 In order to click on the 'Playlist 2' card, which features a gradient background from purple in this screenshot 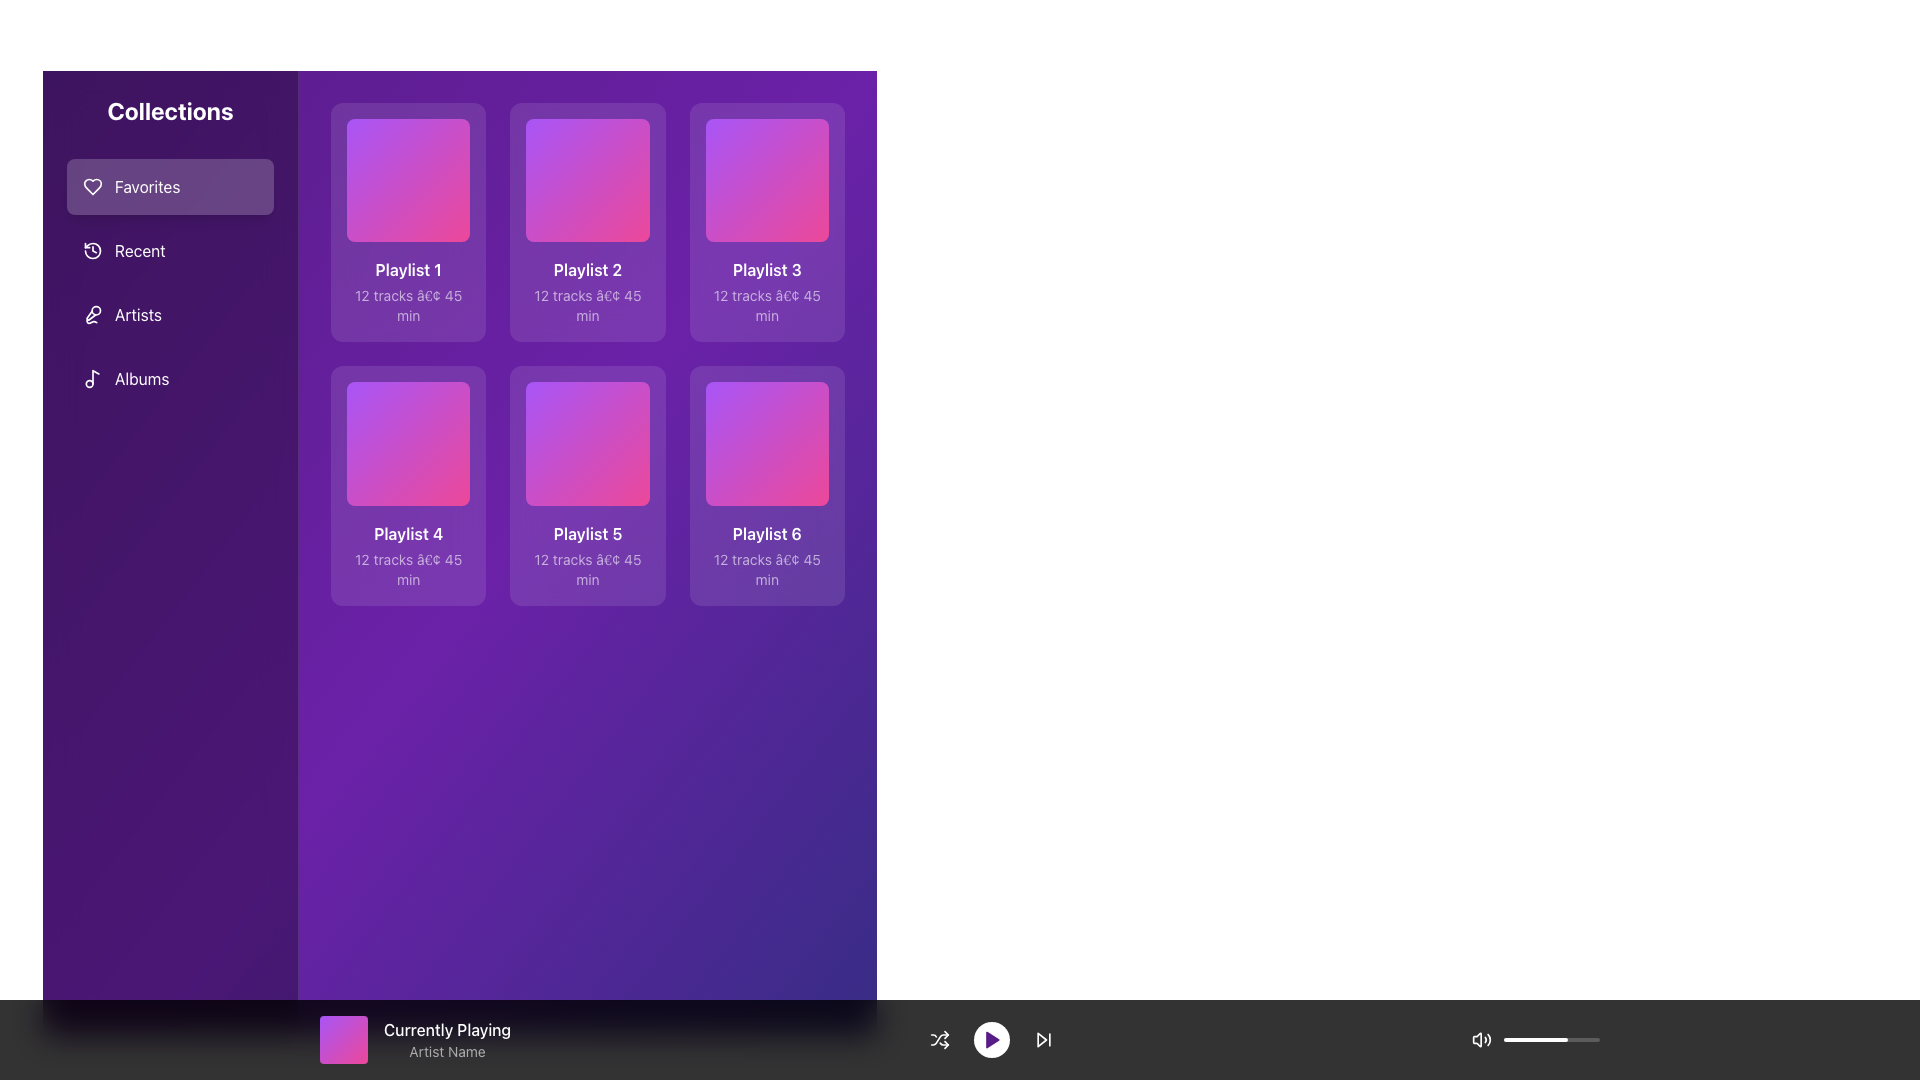, I will do `click(586, 222)`.